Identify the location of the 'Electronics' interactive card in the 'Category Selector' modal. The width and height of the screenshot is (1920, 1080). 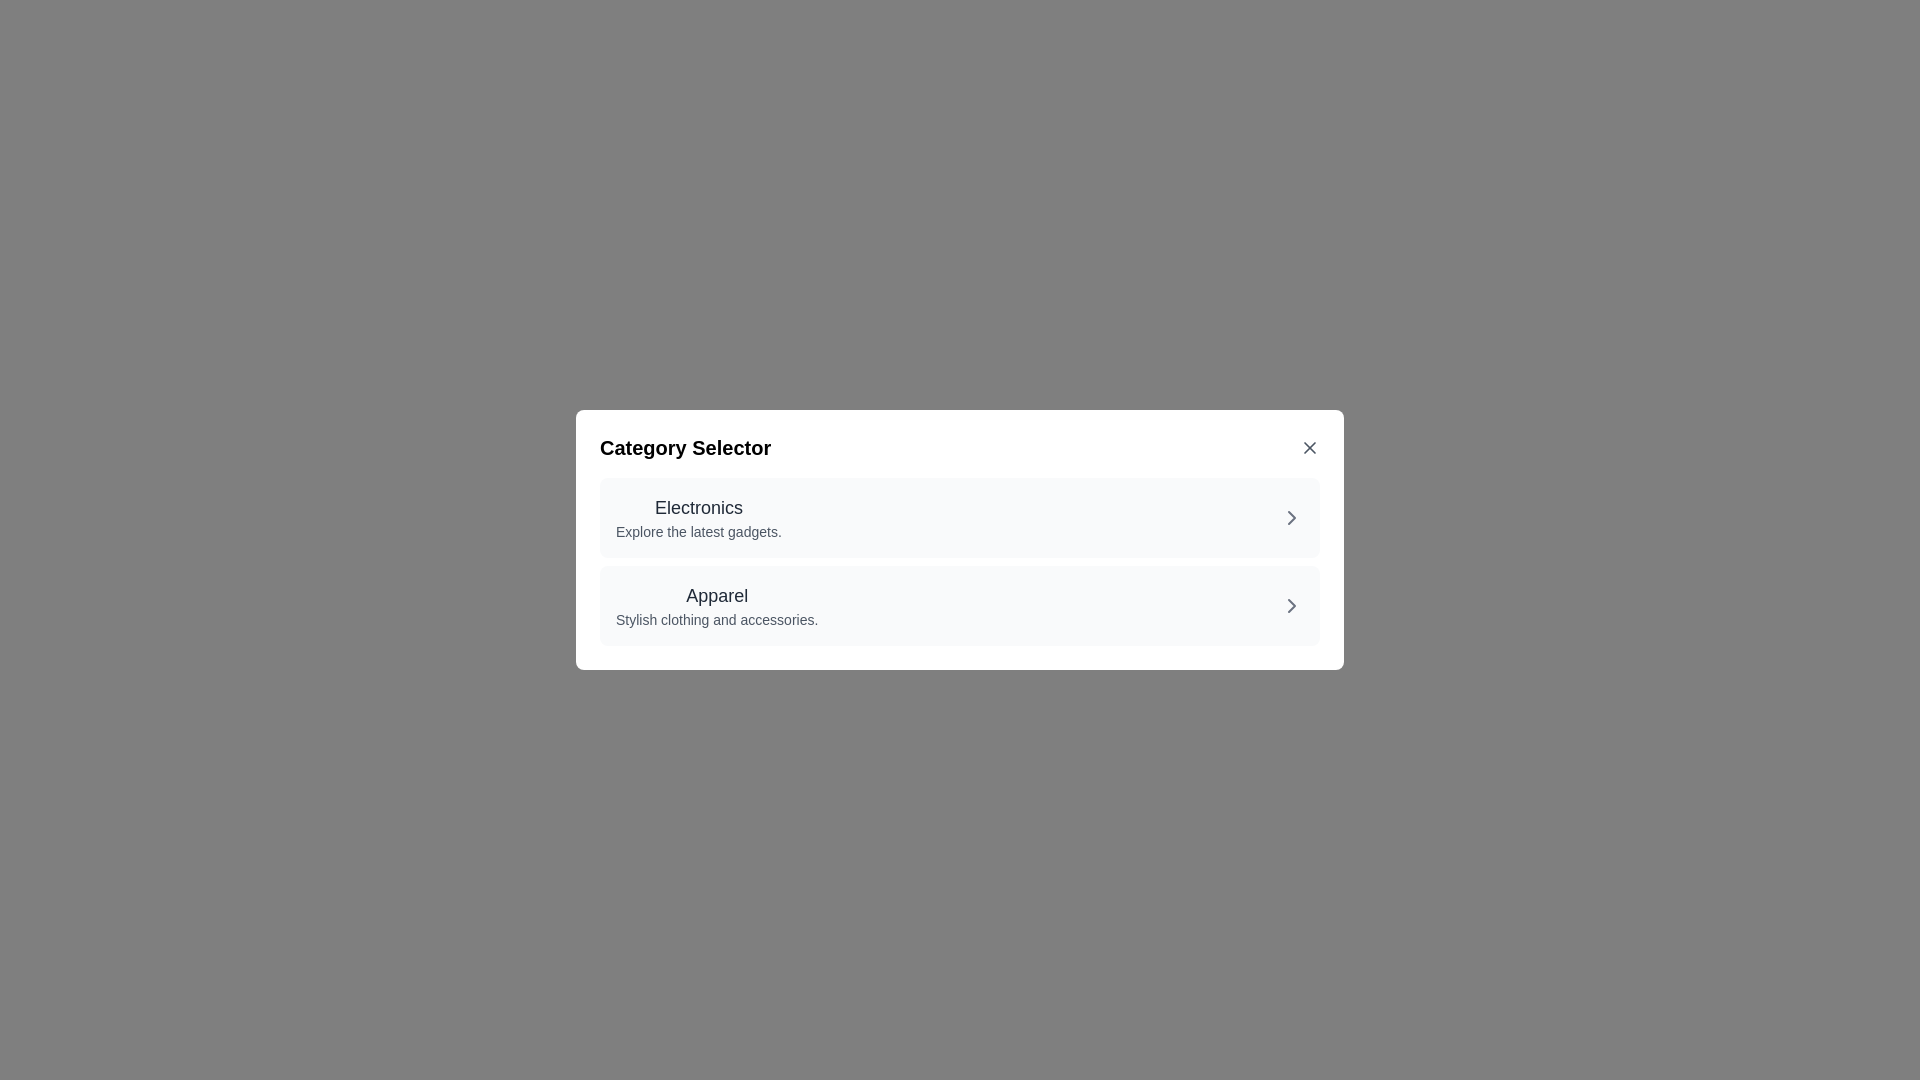
(960, 516).